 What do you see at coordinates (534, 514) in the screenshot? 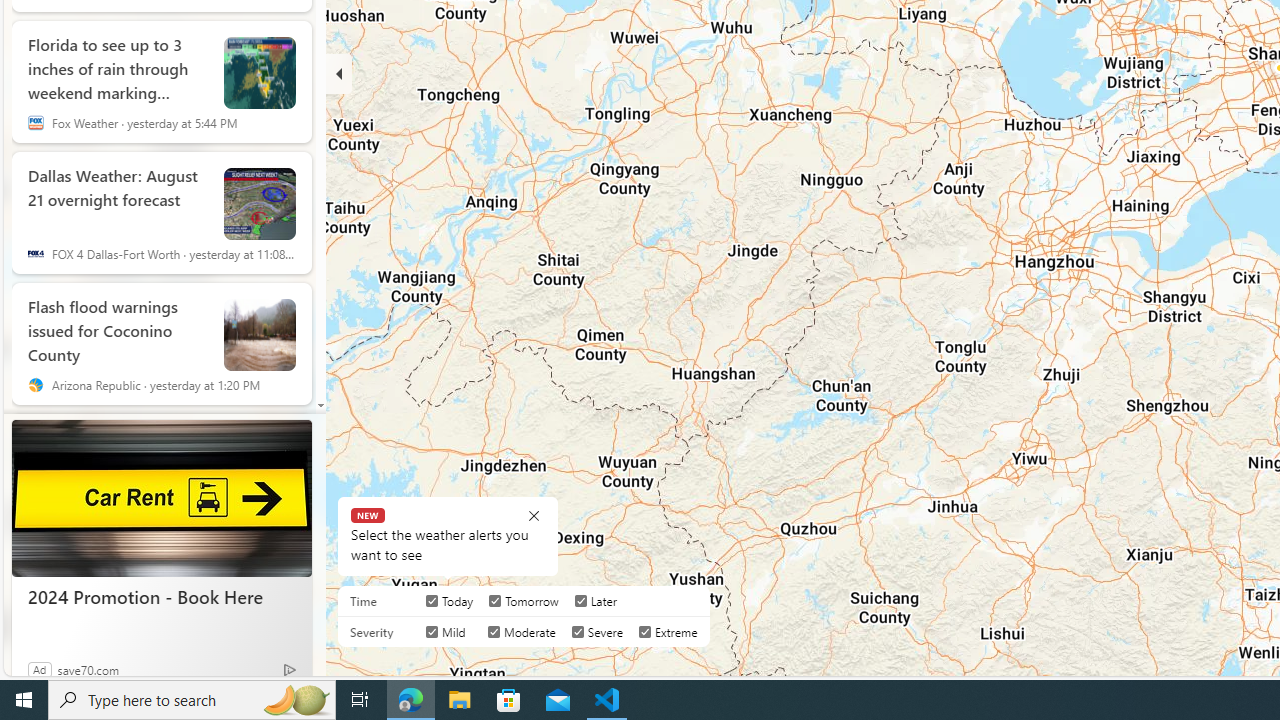
I see `'Class: BubbleMessageCloseIcon-DS-EntryPoint1-1'` at bounding box center [534, 514].